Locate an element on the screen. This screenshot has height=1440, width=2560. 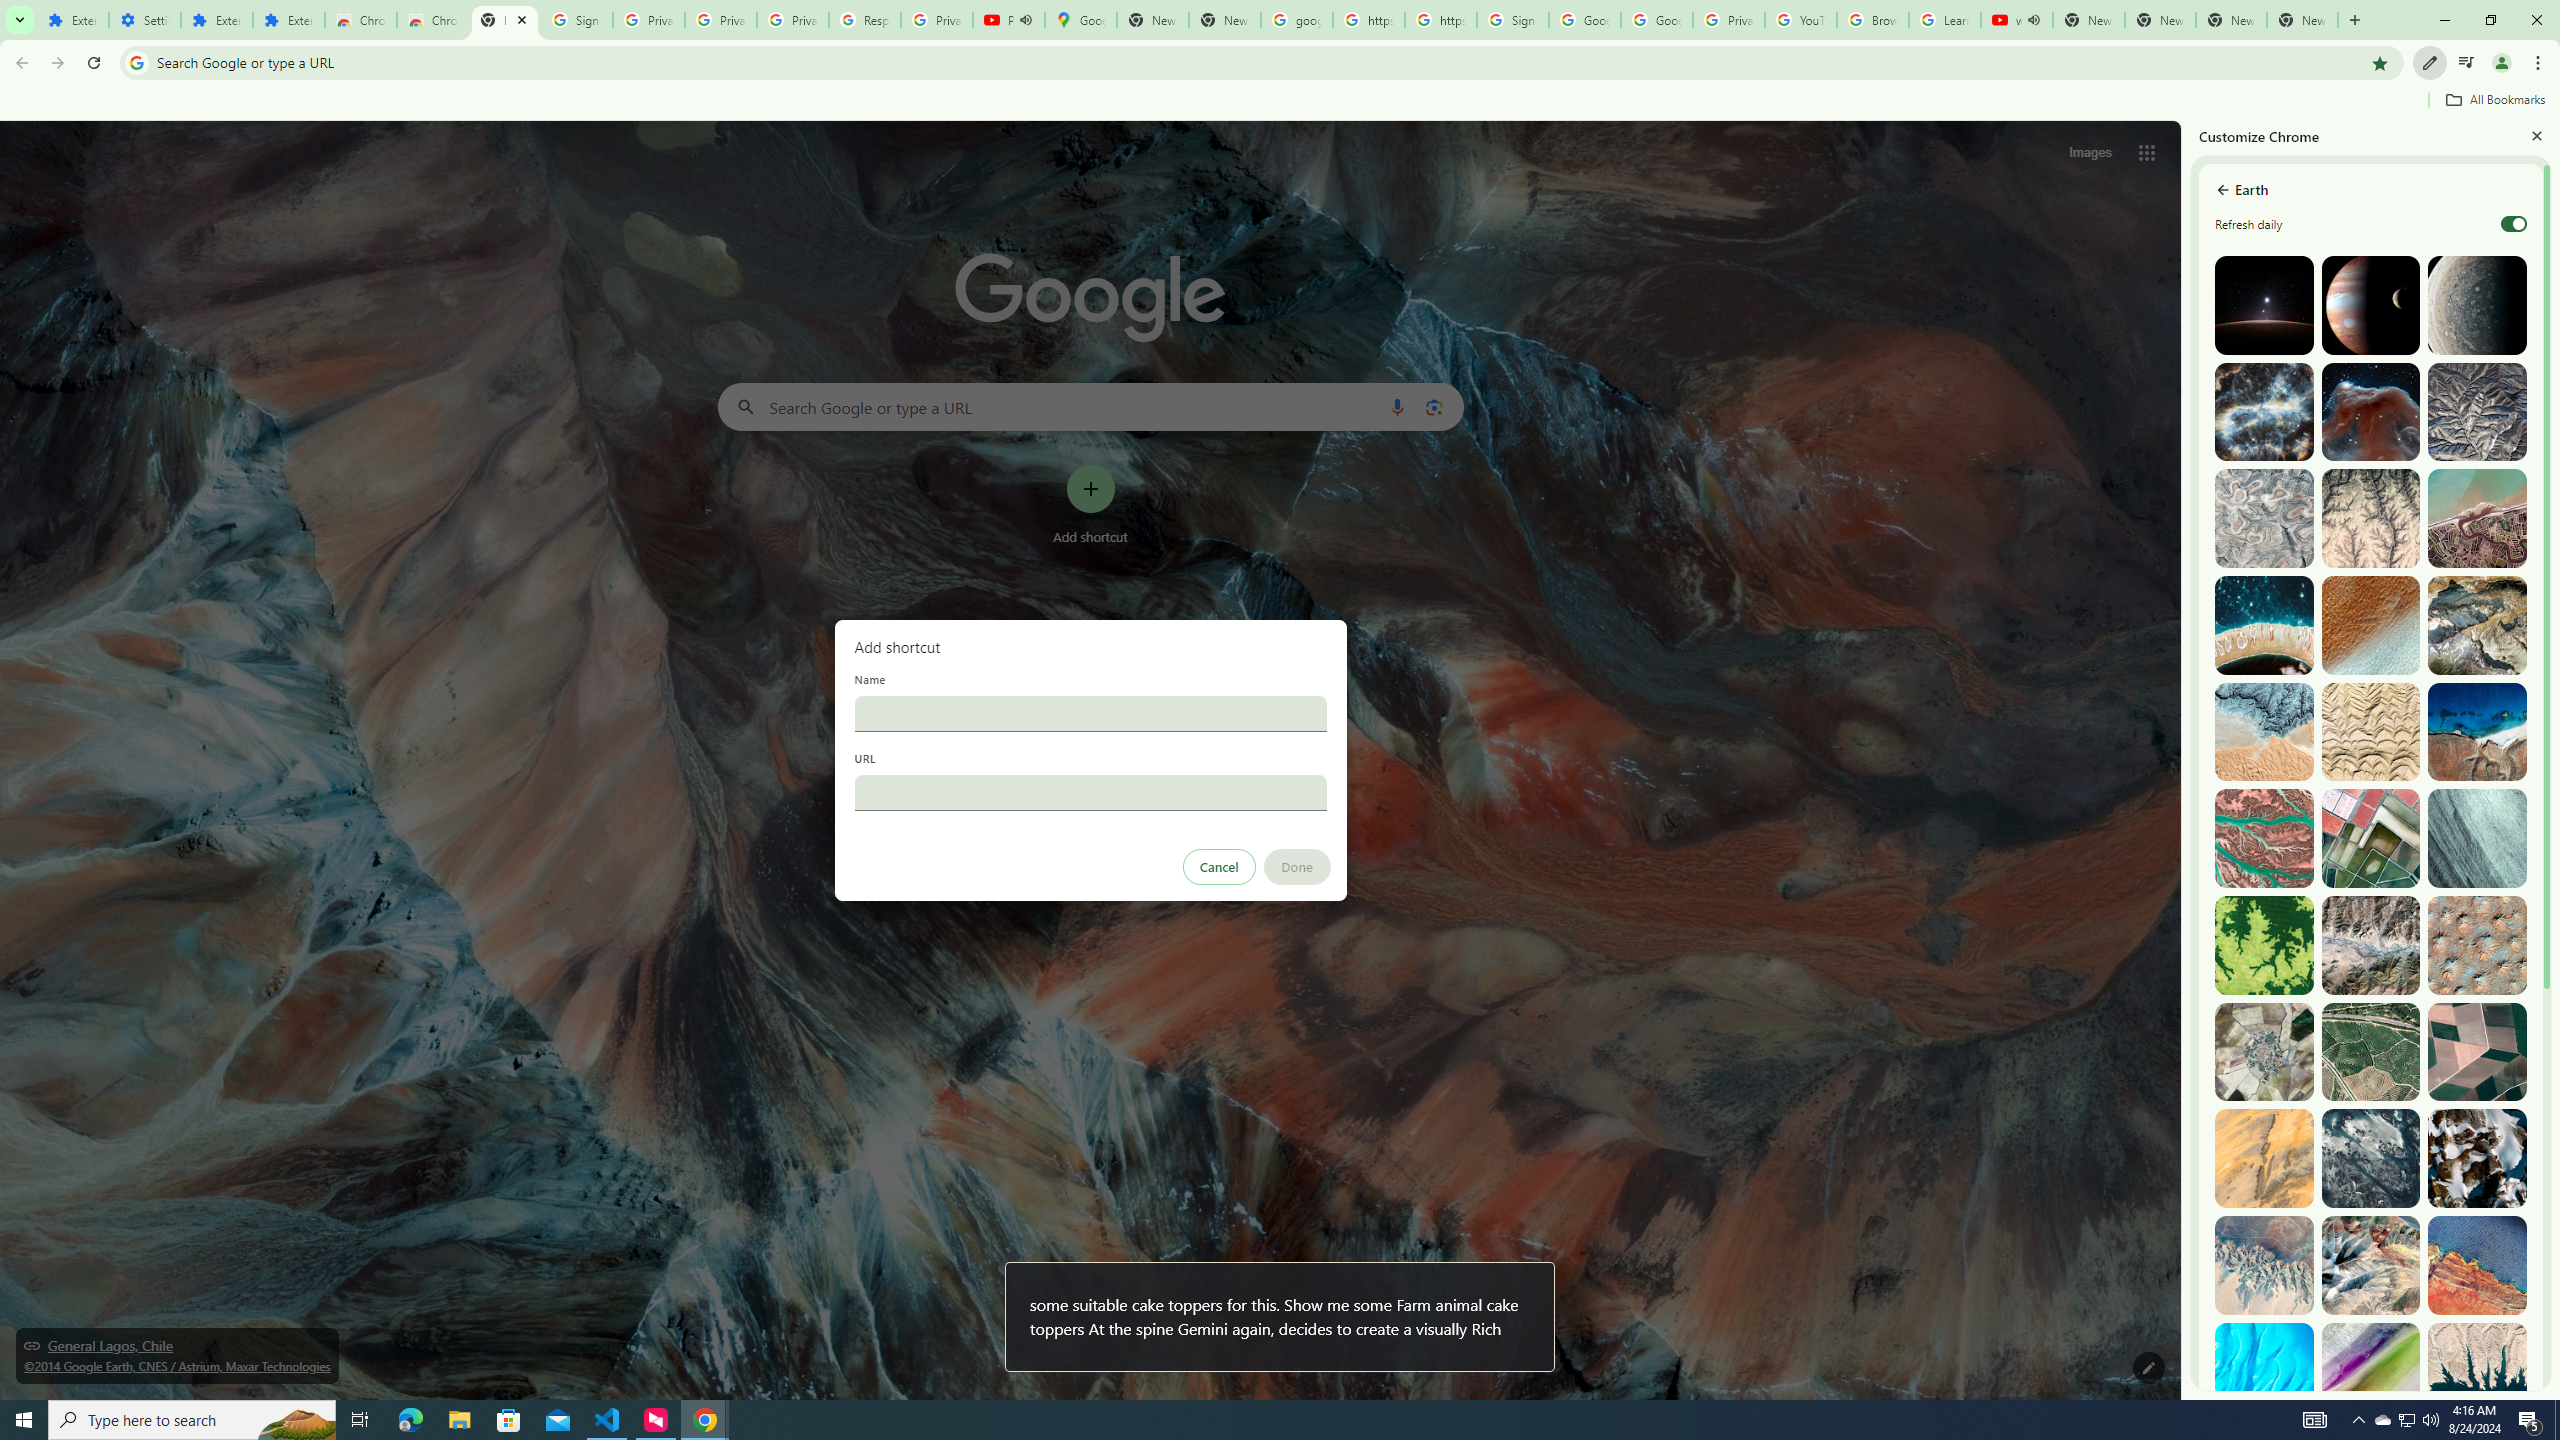
'Google Maps' is located at coordinates (1080, 19).